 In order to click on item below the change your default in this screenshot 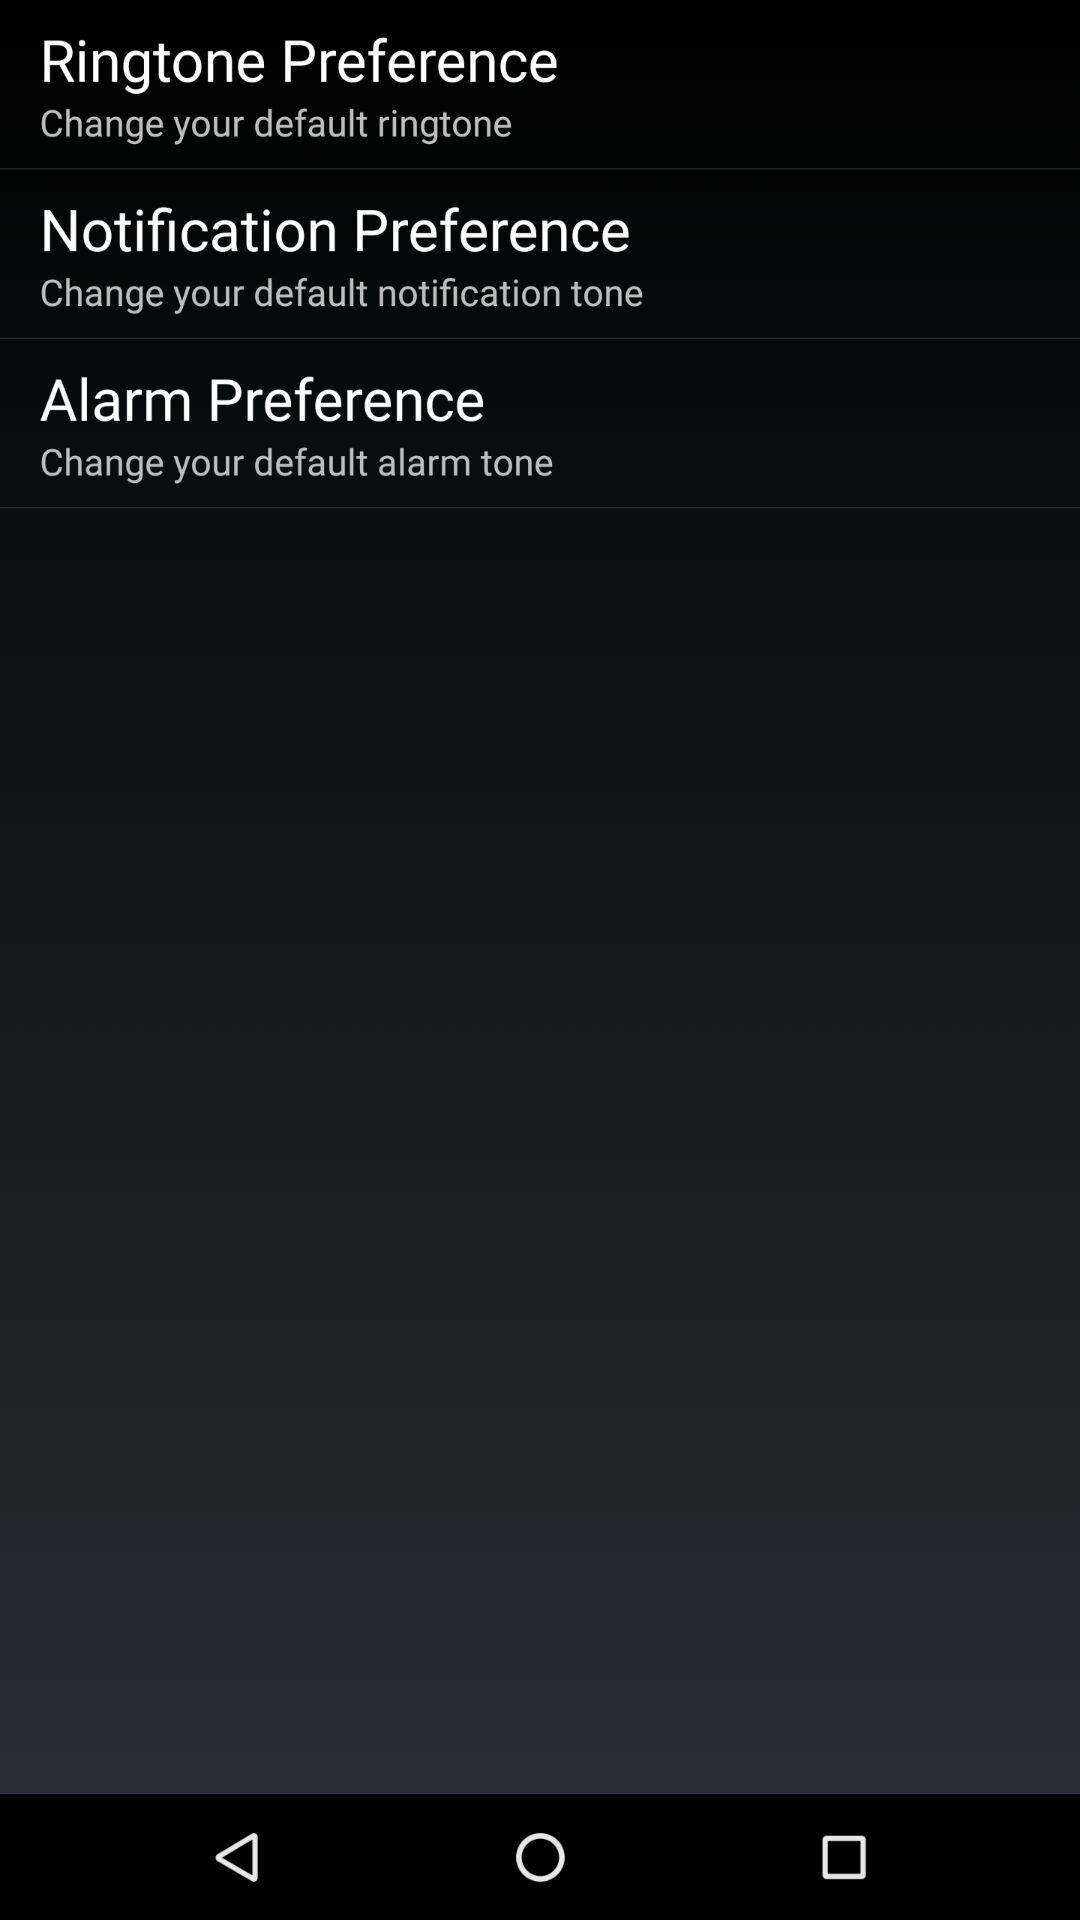, I will do `click(261, 397)`.